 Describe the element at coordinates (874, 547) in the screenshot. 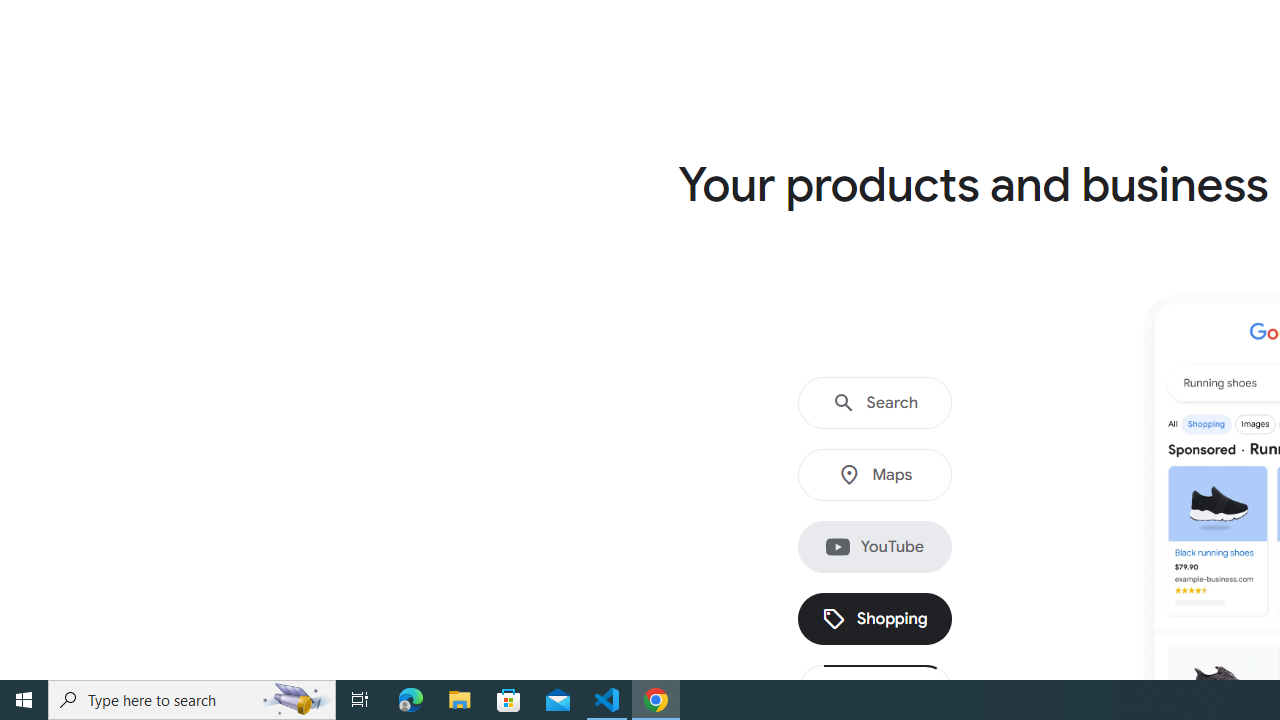

I see `'YouTube'` at that location.